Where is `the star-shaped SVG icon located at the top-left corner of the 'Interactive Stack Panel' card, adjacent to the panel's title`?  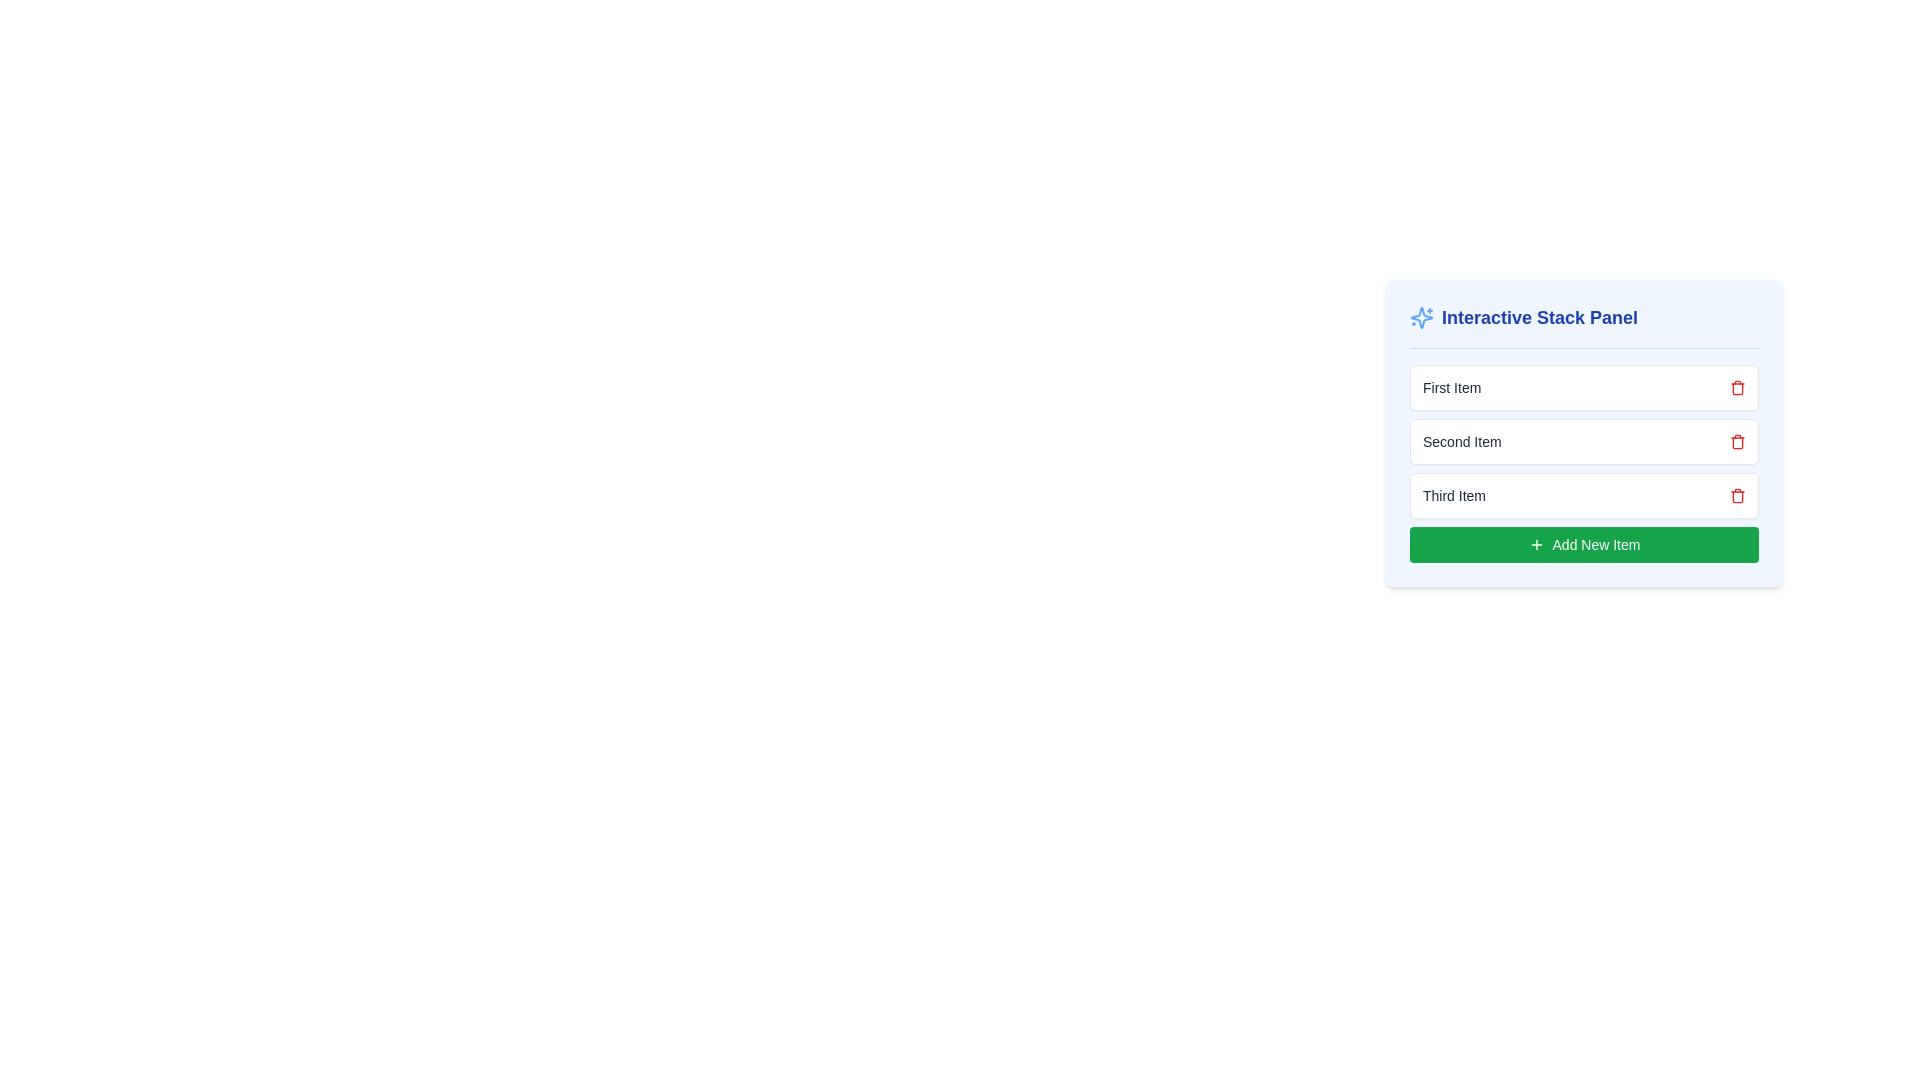 the star-shaped SVG icon located at the top-left corner of the 'Interactive Stack Panel' card, adjacent to the panel's title is located at coordinates (1420, 316).